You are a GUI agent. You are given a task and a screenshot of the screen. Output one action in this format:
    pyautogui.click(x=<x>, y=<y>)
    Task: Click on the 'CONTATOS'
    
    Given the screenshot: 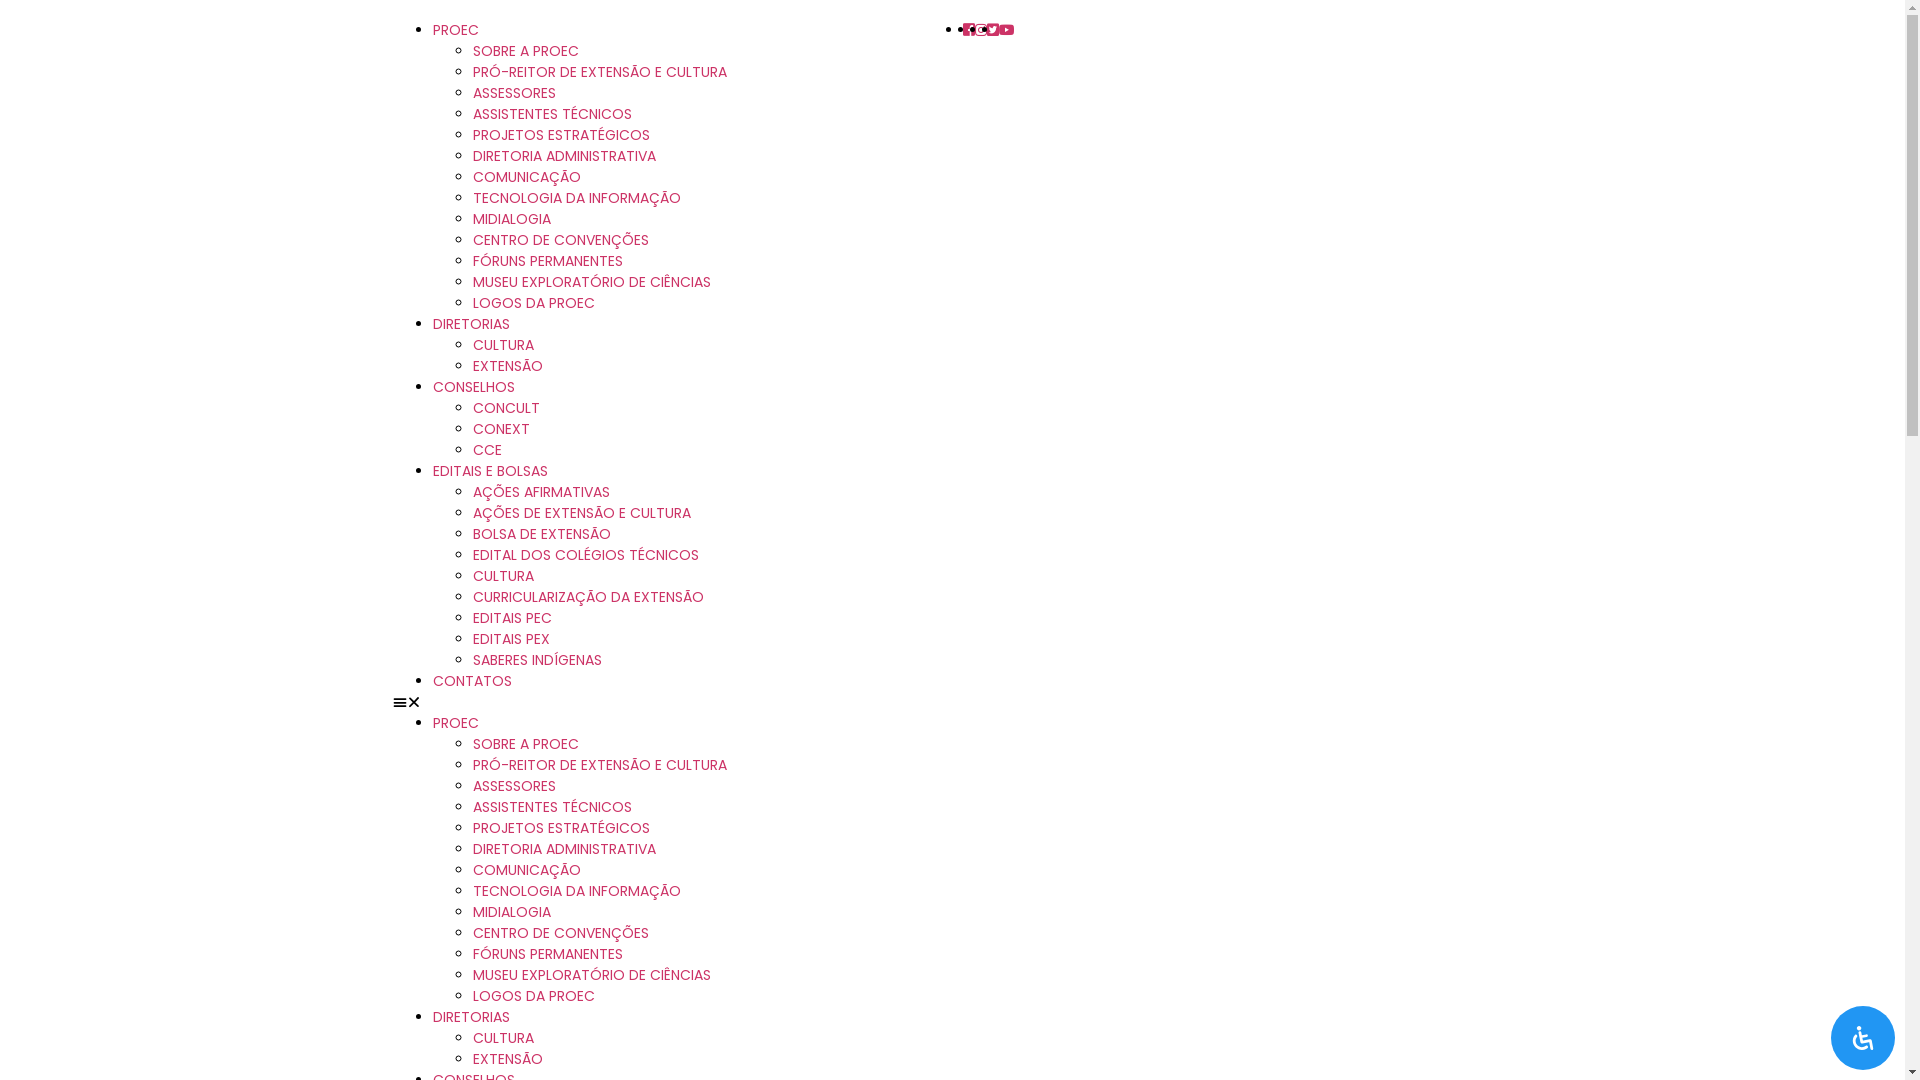 What is the action you would take?
    pyautogui.click(x=470, y=680)
    